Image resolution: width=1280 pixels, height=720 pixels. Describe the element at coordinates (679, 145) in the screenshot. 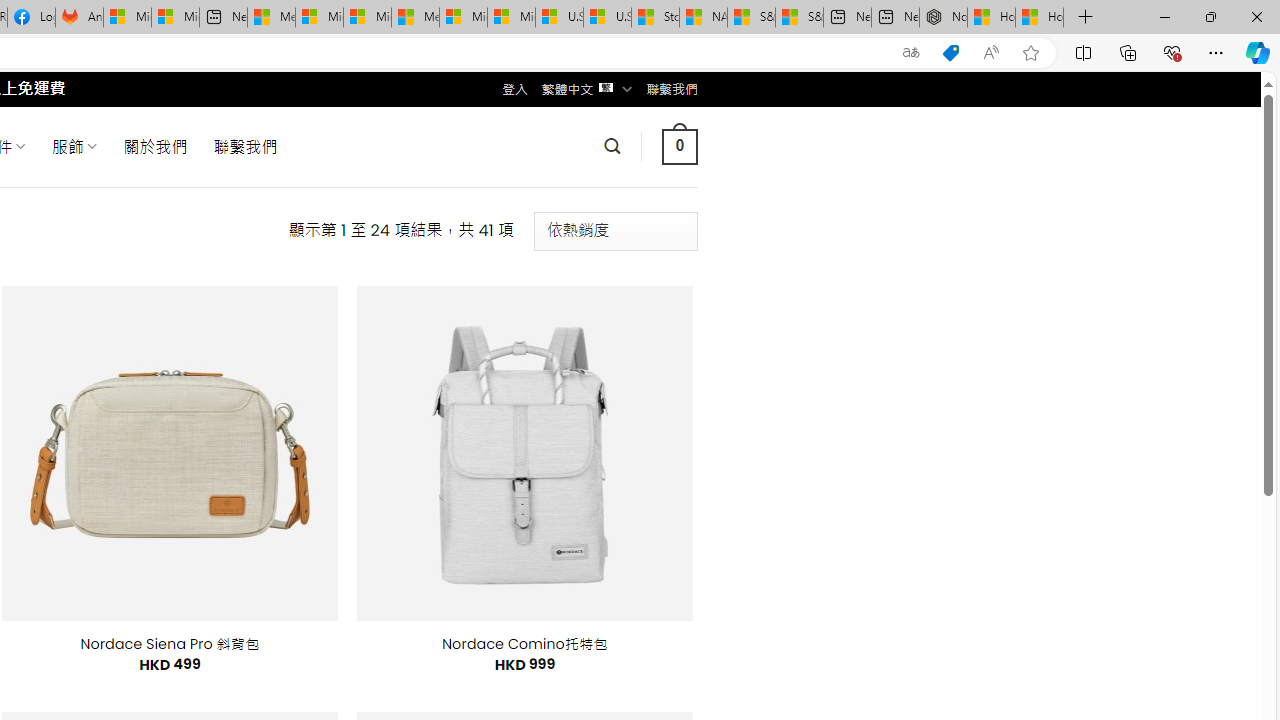

I see `'  0  '` at that location.